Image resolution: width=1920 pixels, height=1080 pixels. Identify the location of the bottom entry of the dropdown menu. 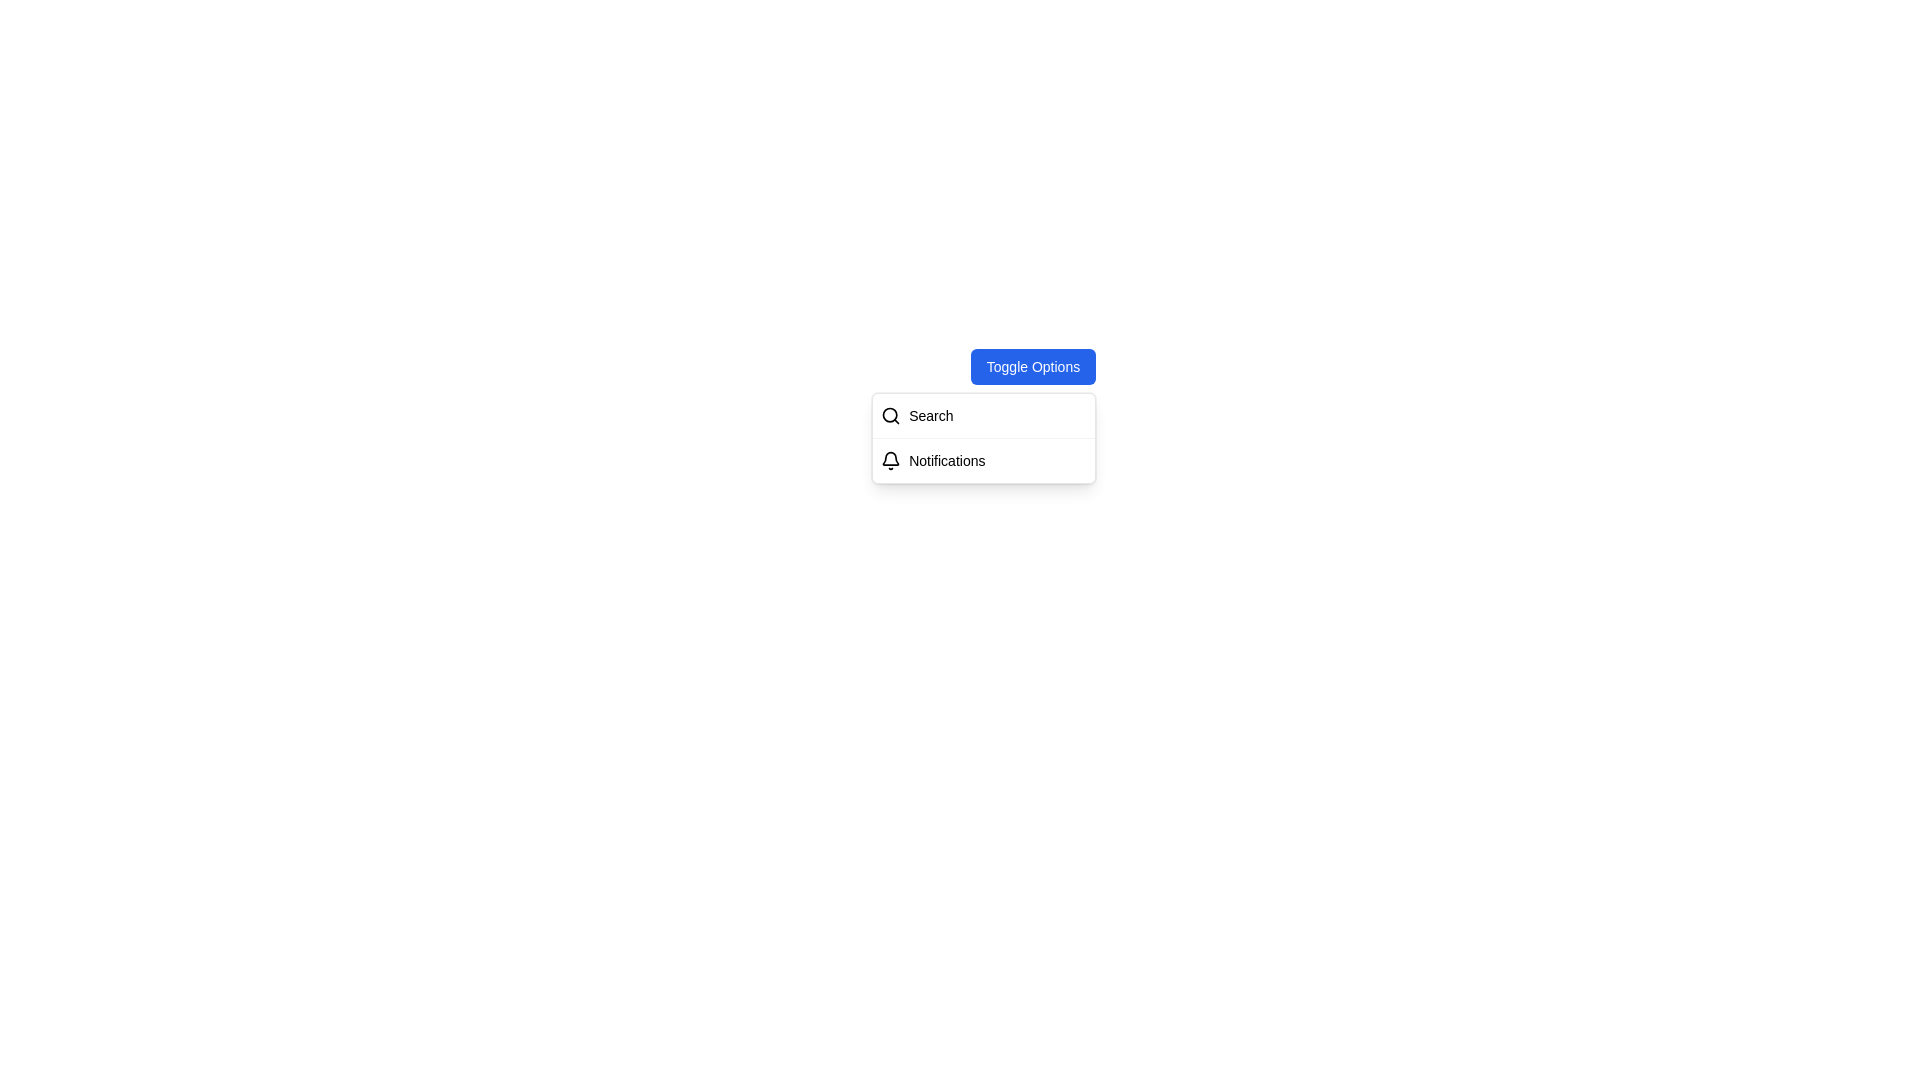
(984, 460).